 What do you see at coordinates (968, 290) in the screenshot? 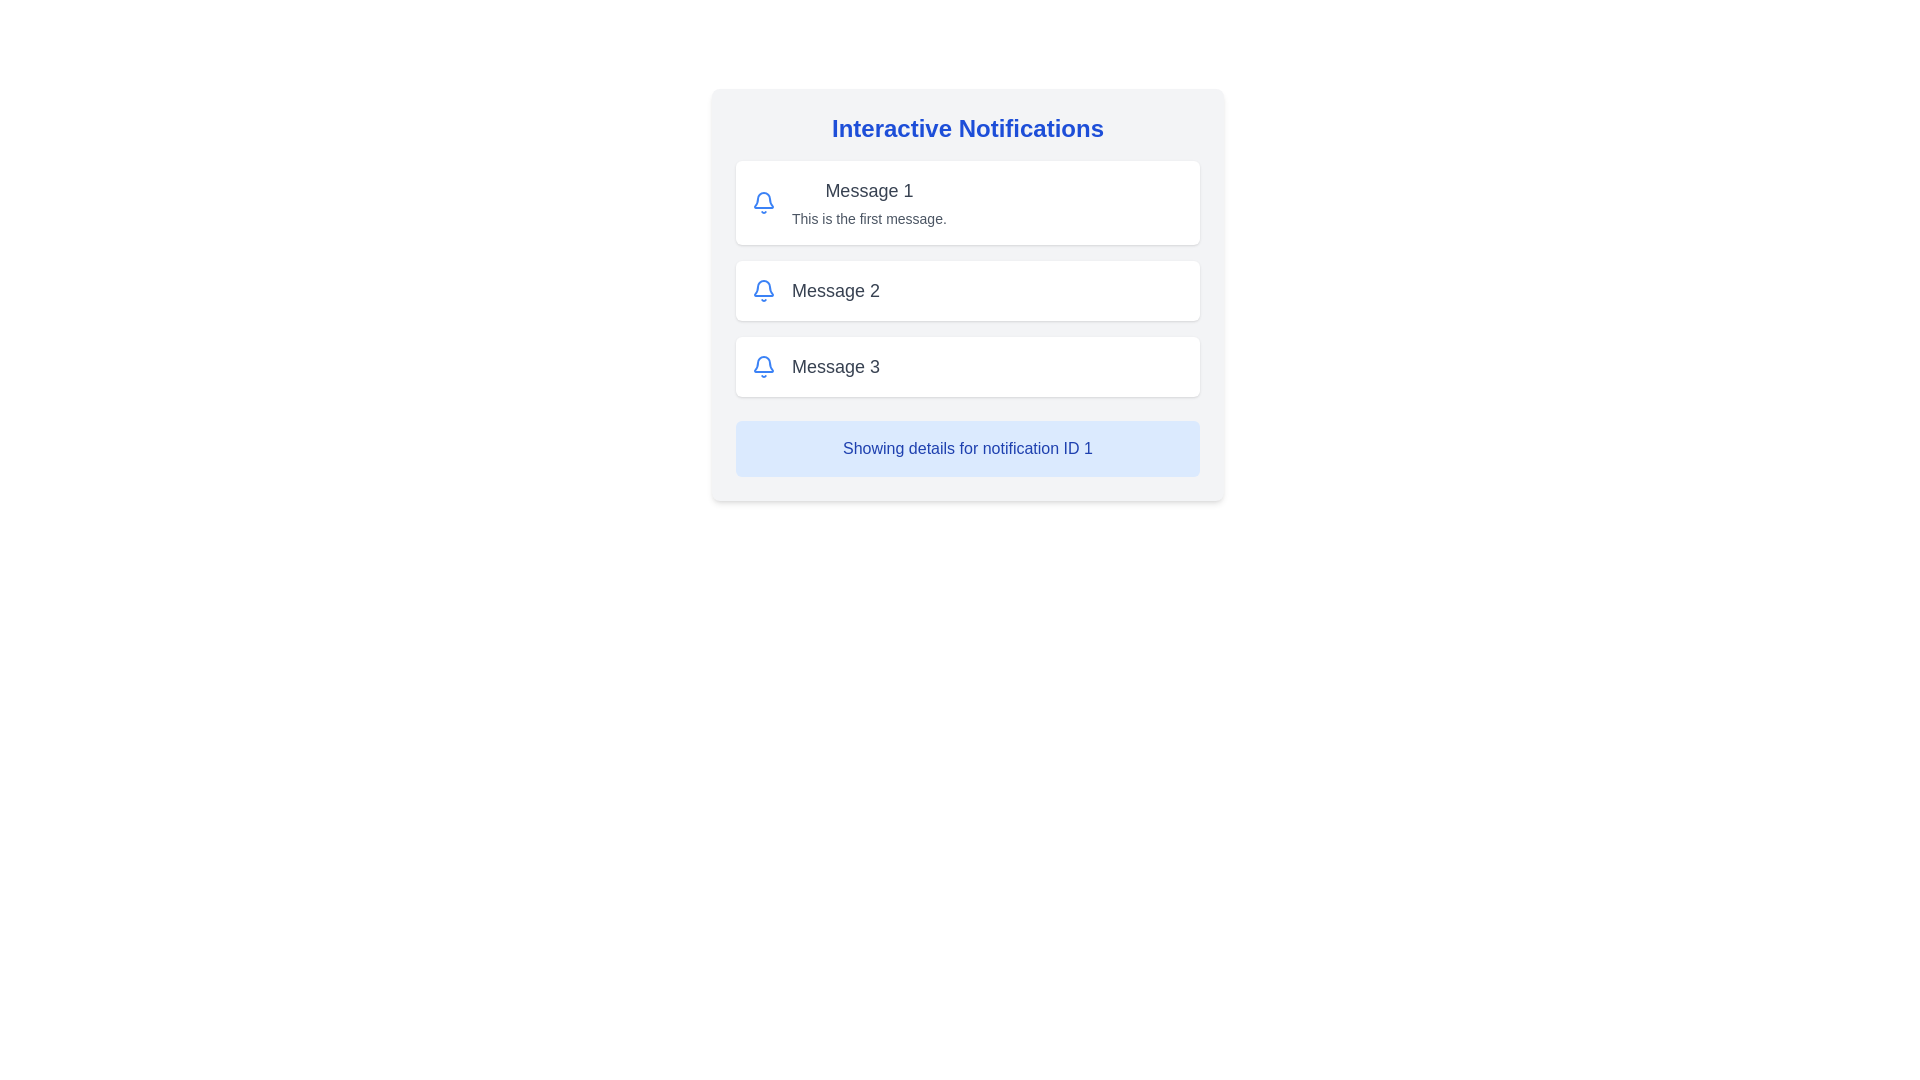
I see `the second card in the vertical list of notifications` at bounding box center [968, 290].